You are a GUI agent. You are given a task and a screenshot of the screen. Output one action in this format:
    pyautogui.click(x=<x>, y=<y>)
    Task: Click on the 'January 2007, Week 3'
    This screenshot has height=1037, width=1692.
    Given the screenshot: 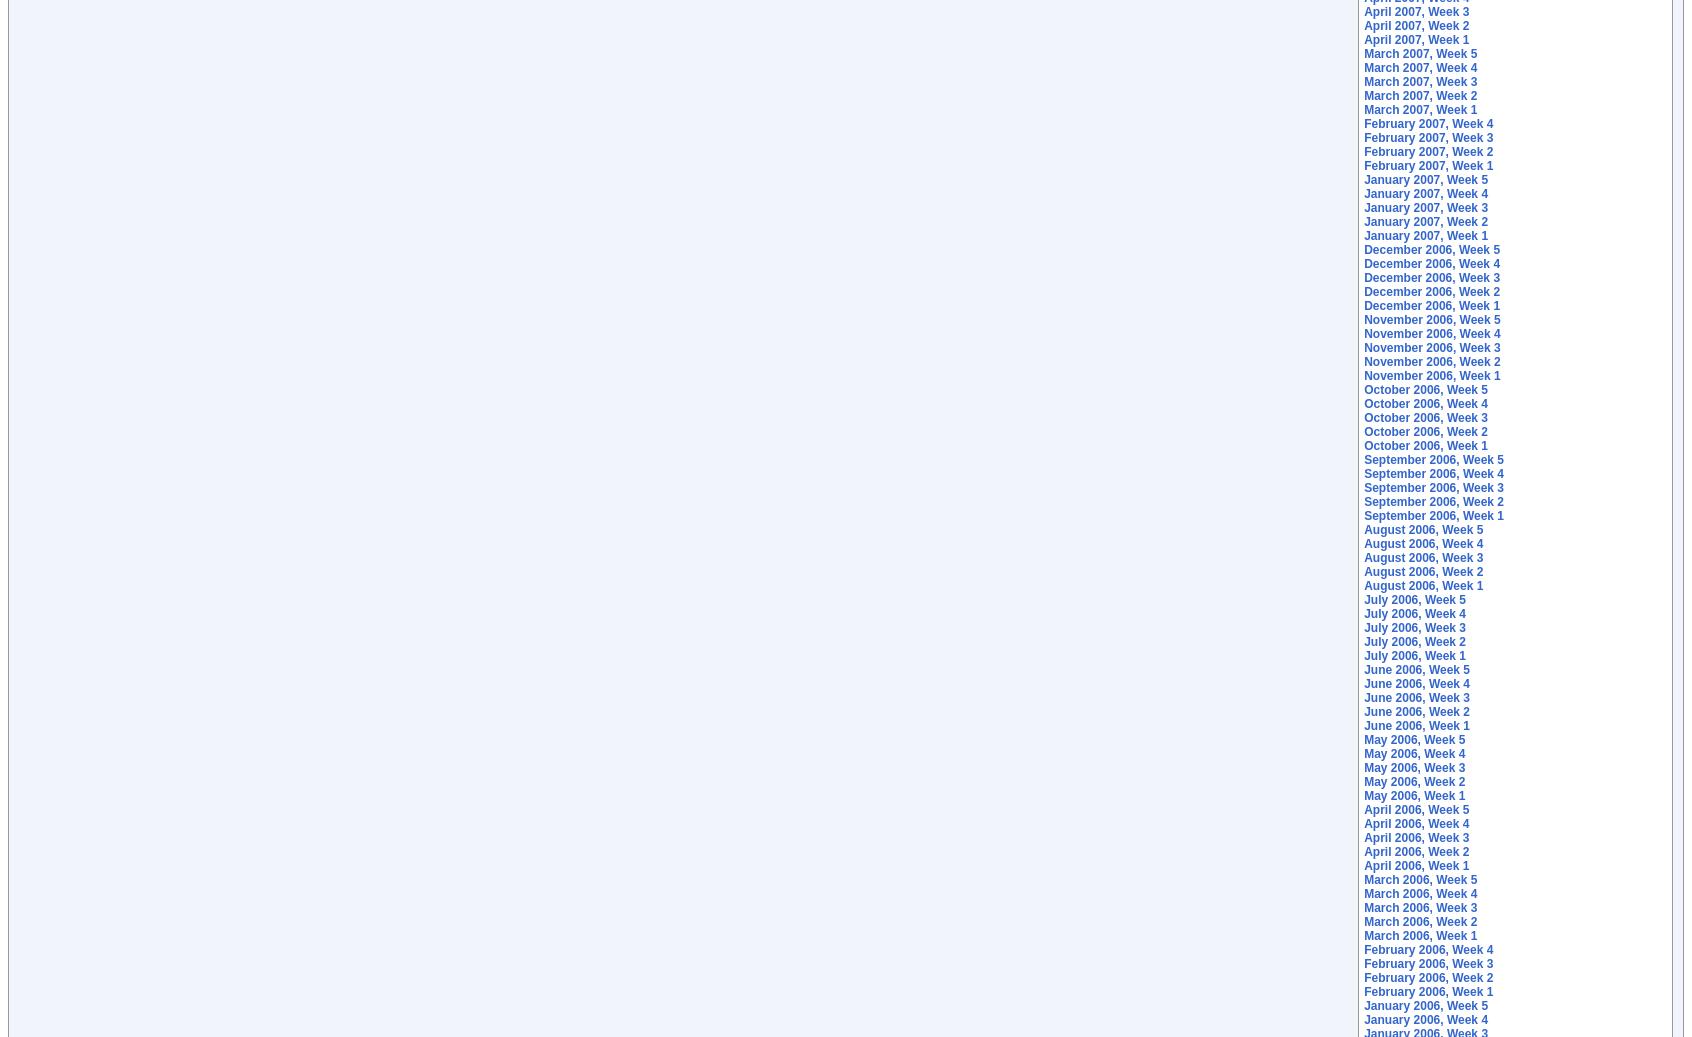 What is the action you would take?
    pyautogui.click(x=1425, y=207)
    